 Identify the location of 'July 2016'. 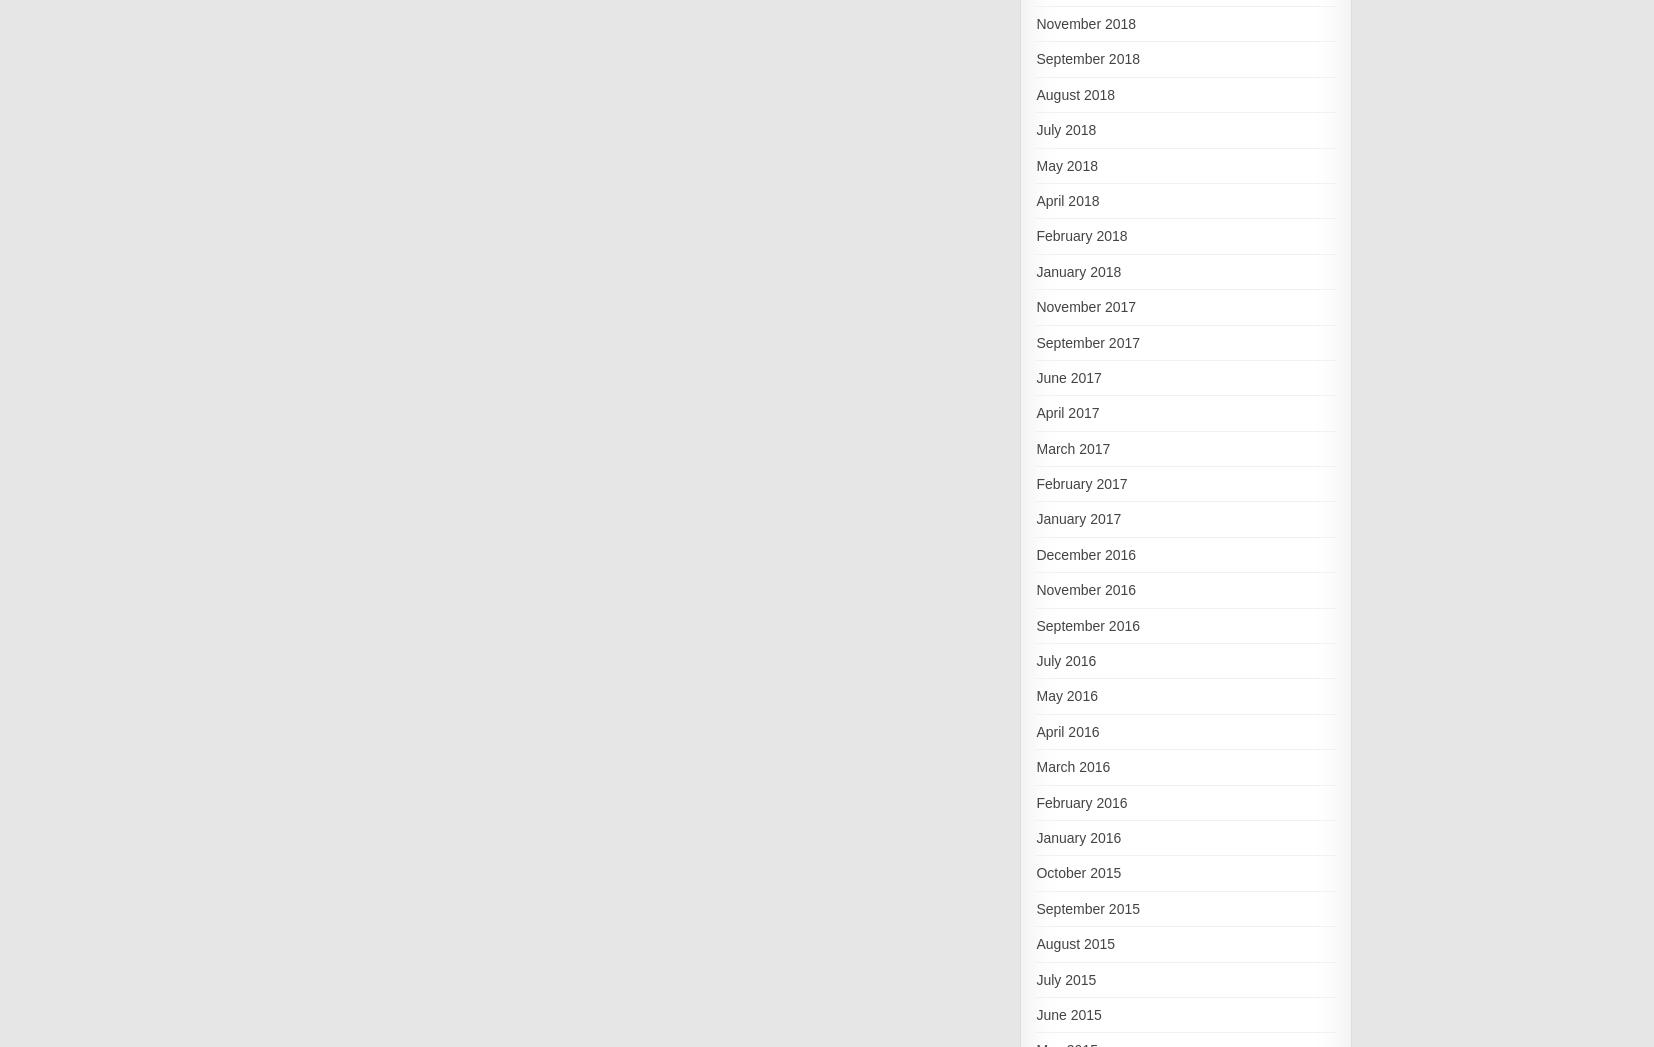
(1065, 660).